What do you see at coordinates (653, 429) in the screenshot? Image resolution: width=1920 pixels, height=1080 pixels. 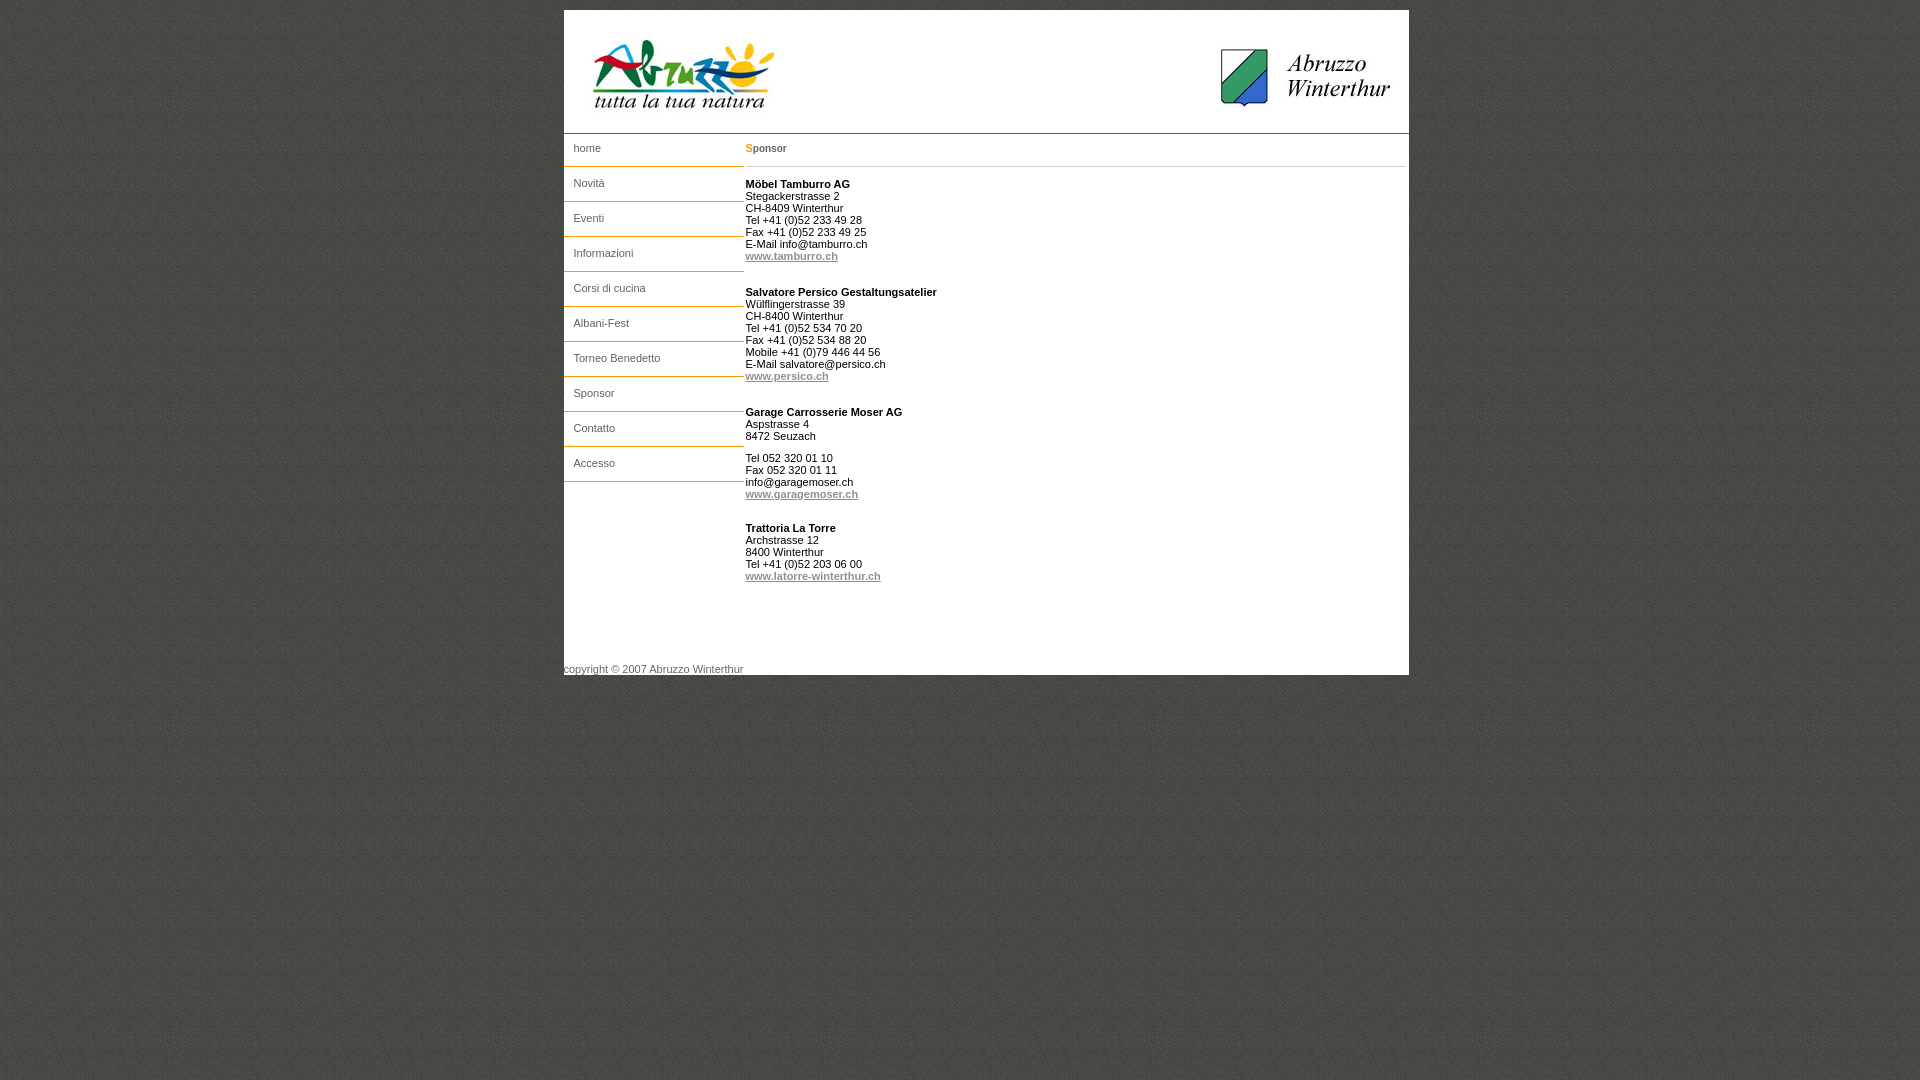 I see `'Contatto'` at bounding box center [653, 429].